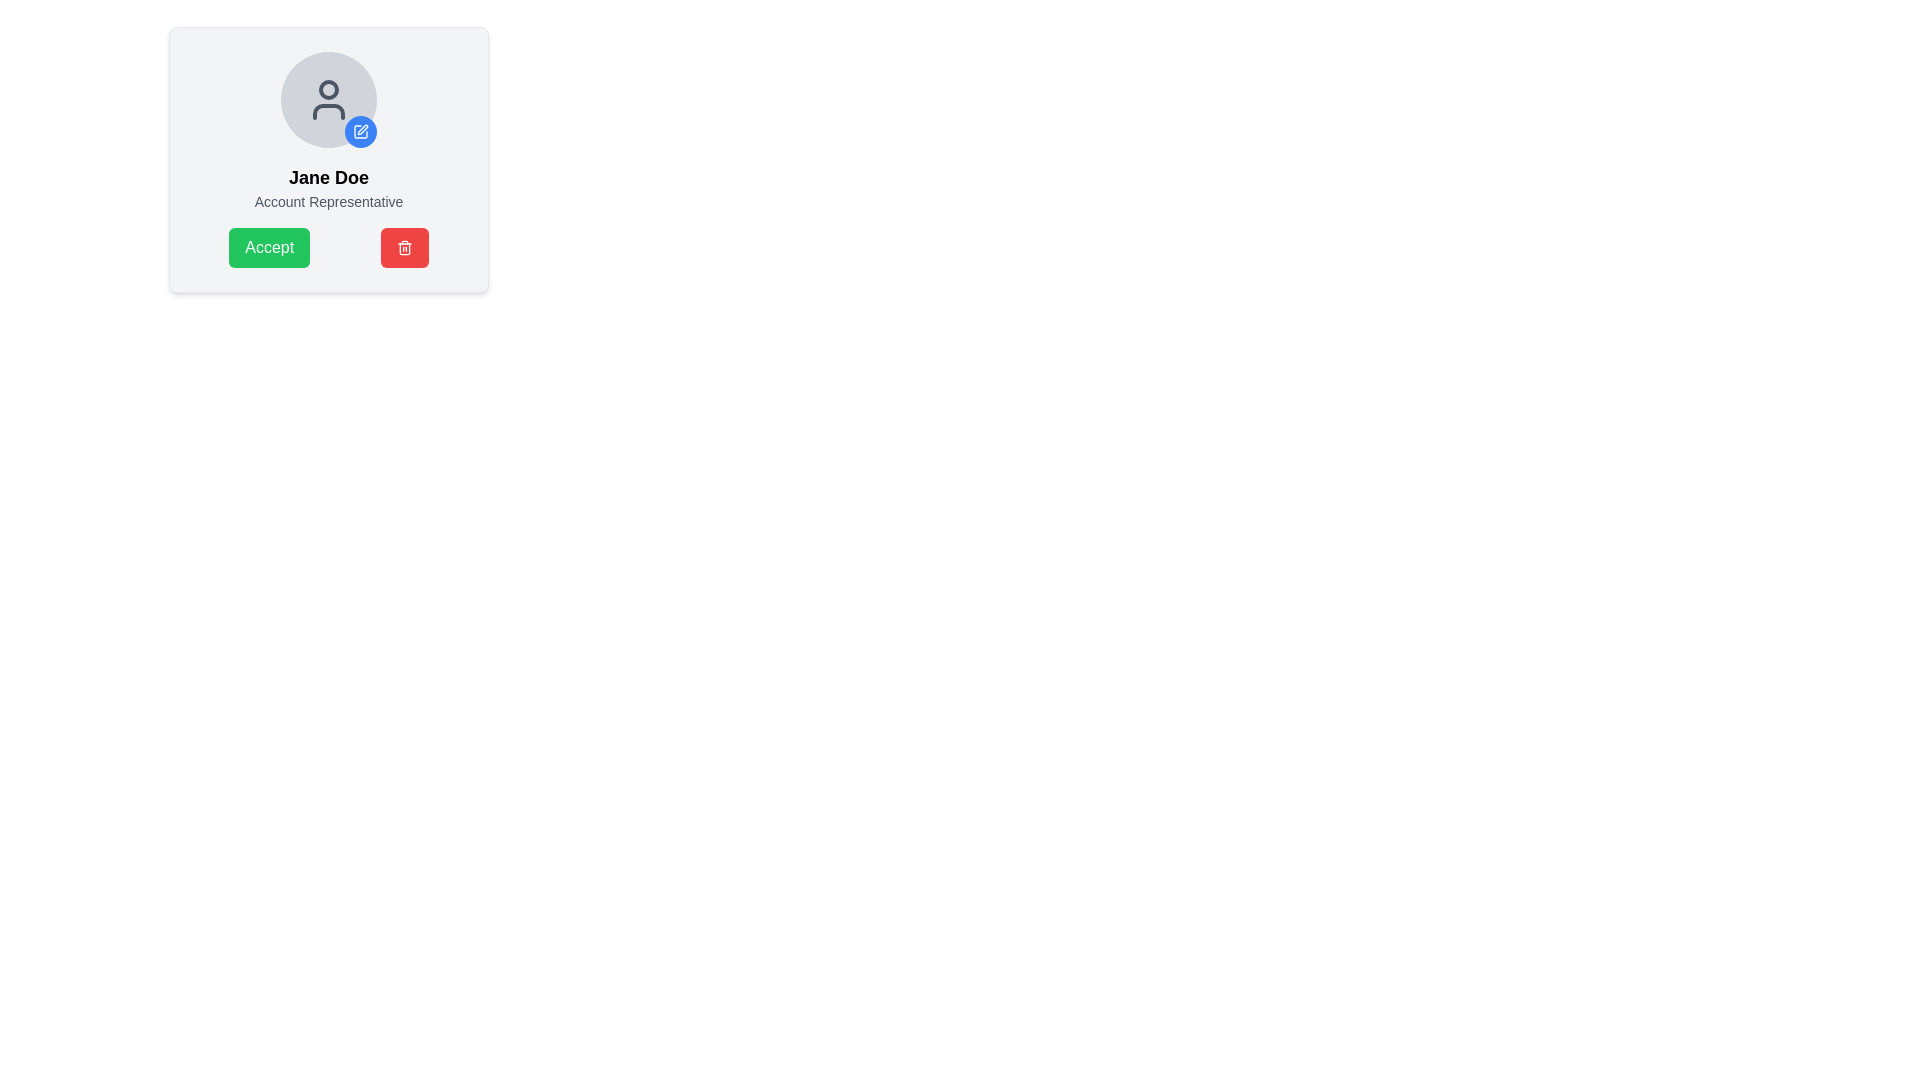 The image size is (1920, 1080). Describe the element at coordinates (360, 131) in the screenshot. I see `the button located at the bottom-right corner of the circular profile picture area to observe a color change indicating interactivity` at that location.